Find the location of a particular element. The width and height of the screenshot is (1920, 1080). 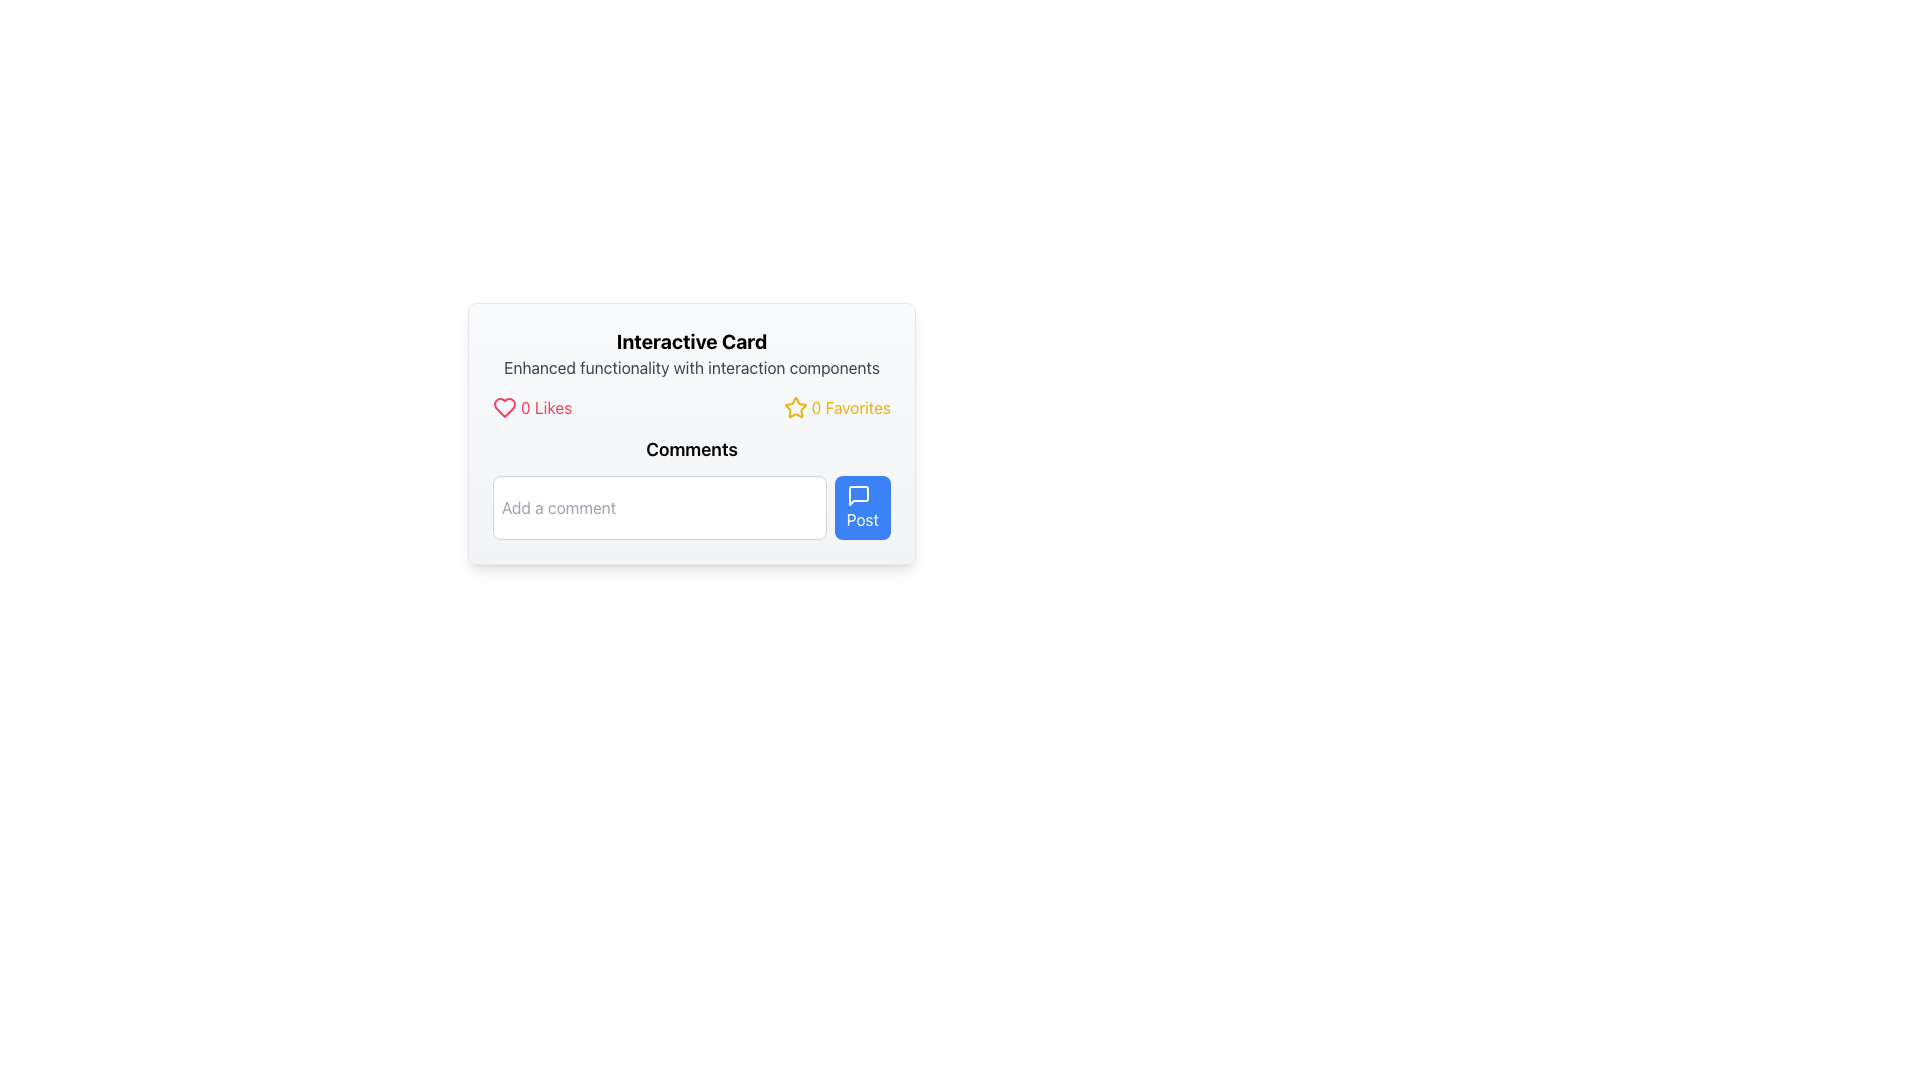

the star-shaped icon filled with yellow color, located next to the text '0 Favorites' is located at coordinates (794, 407).